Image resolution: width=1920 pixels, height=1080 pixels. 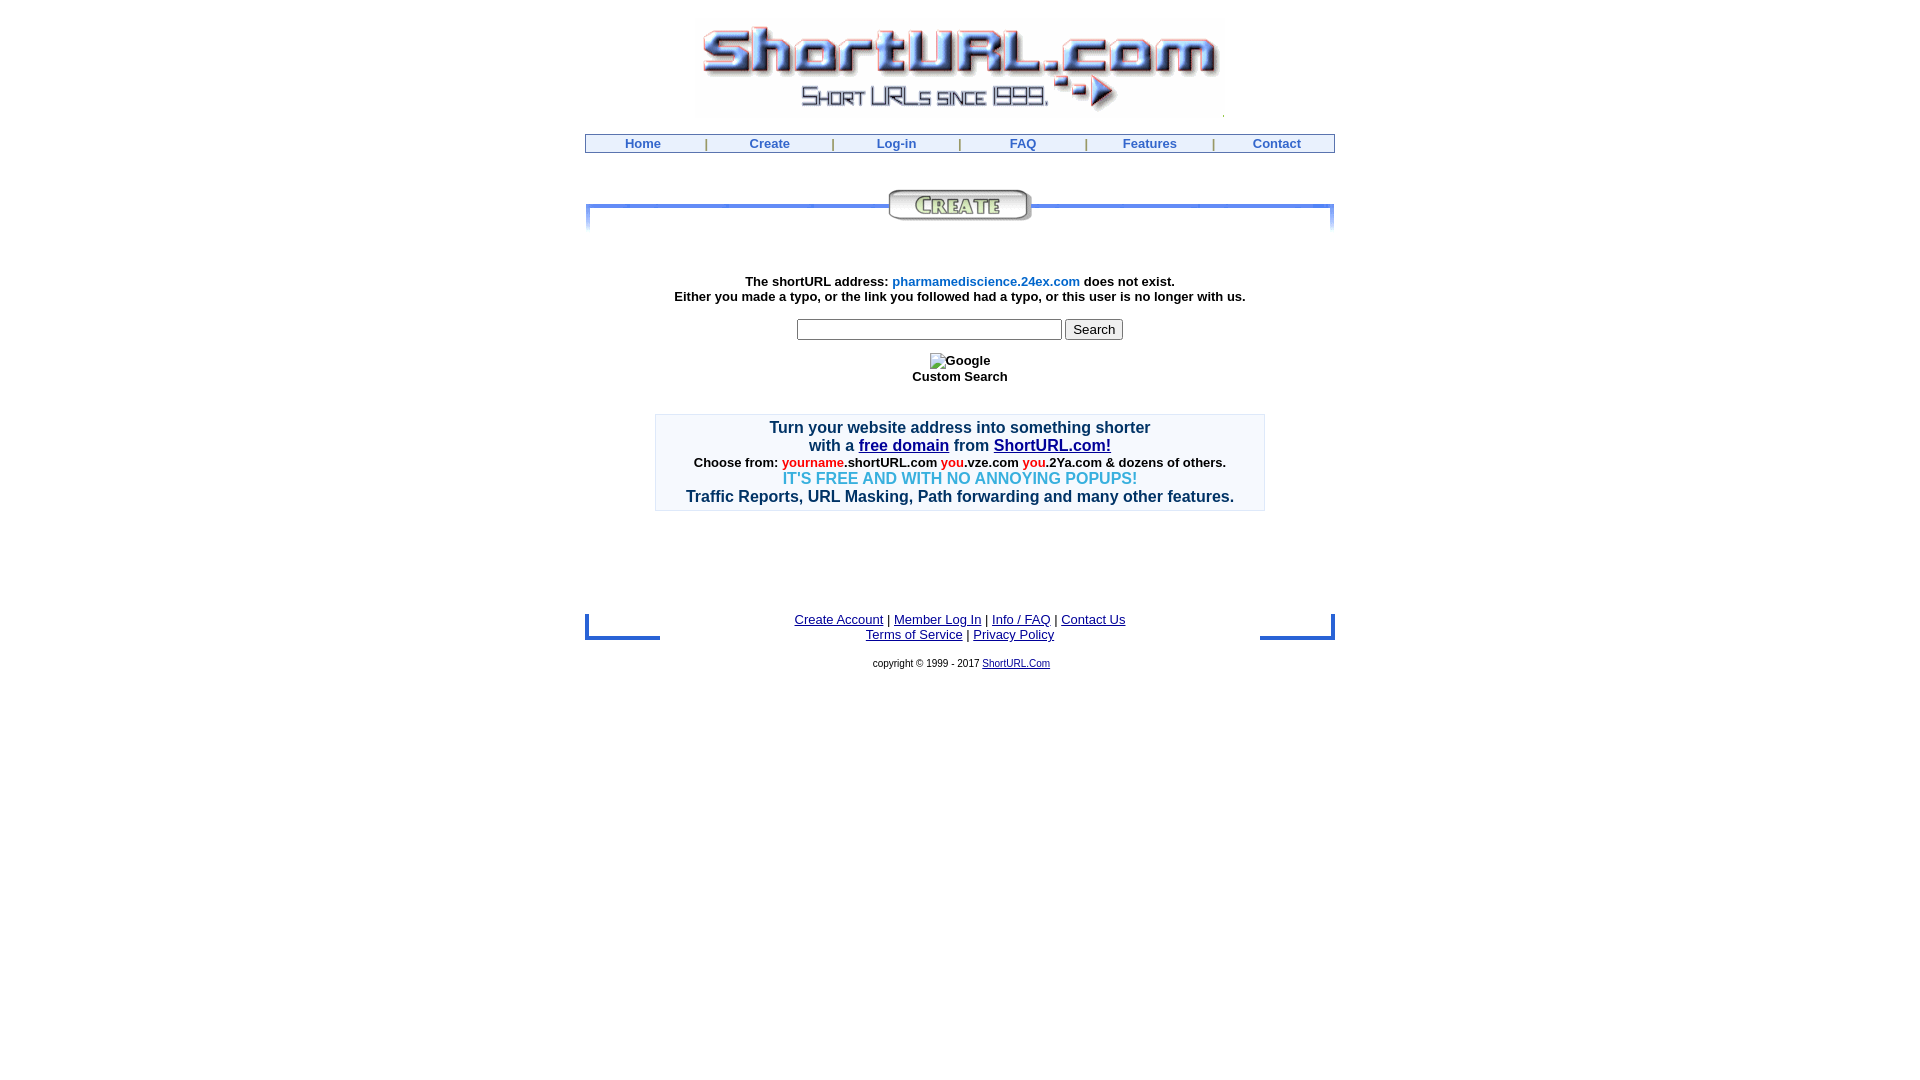 I want to click on 'Features', so click(x=1150, y=142).